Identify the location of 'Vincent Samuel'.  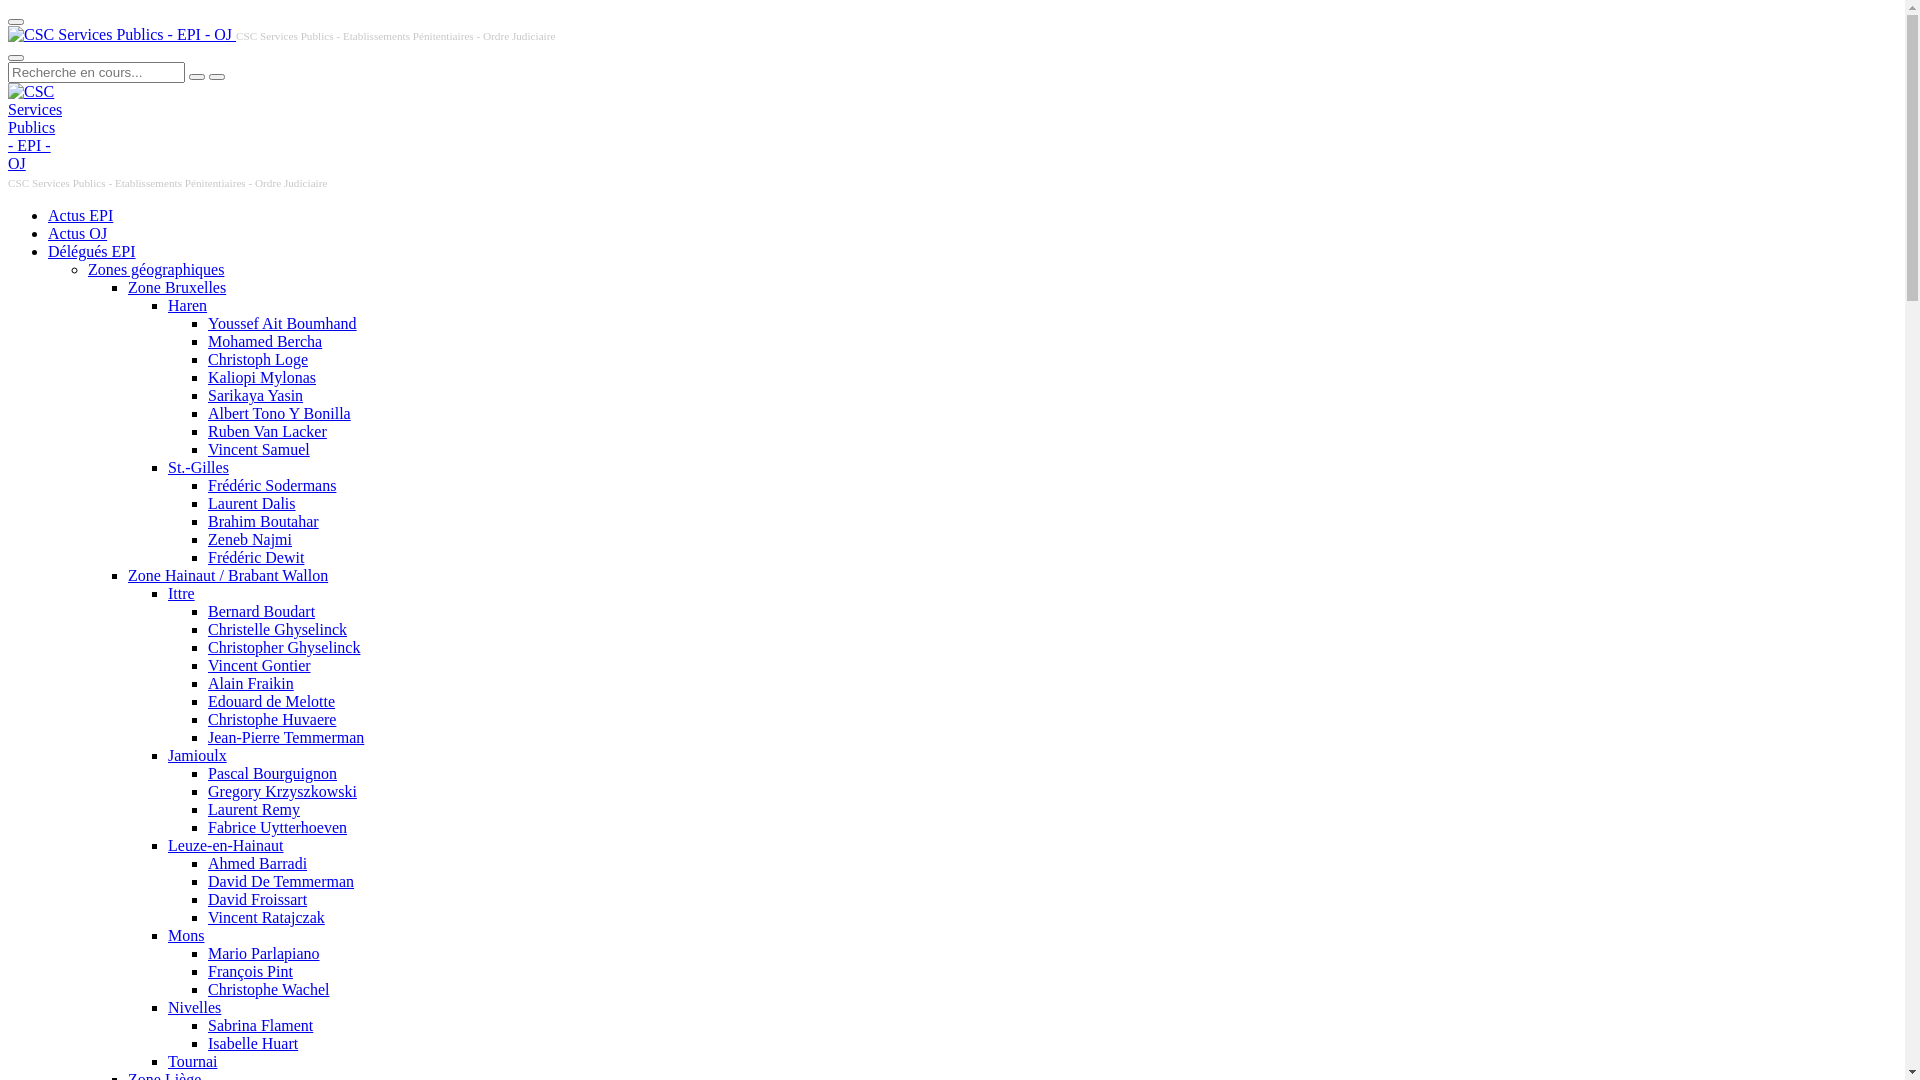
(258, 448).